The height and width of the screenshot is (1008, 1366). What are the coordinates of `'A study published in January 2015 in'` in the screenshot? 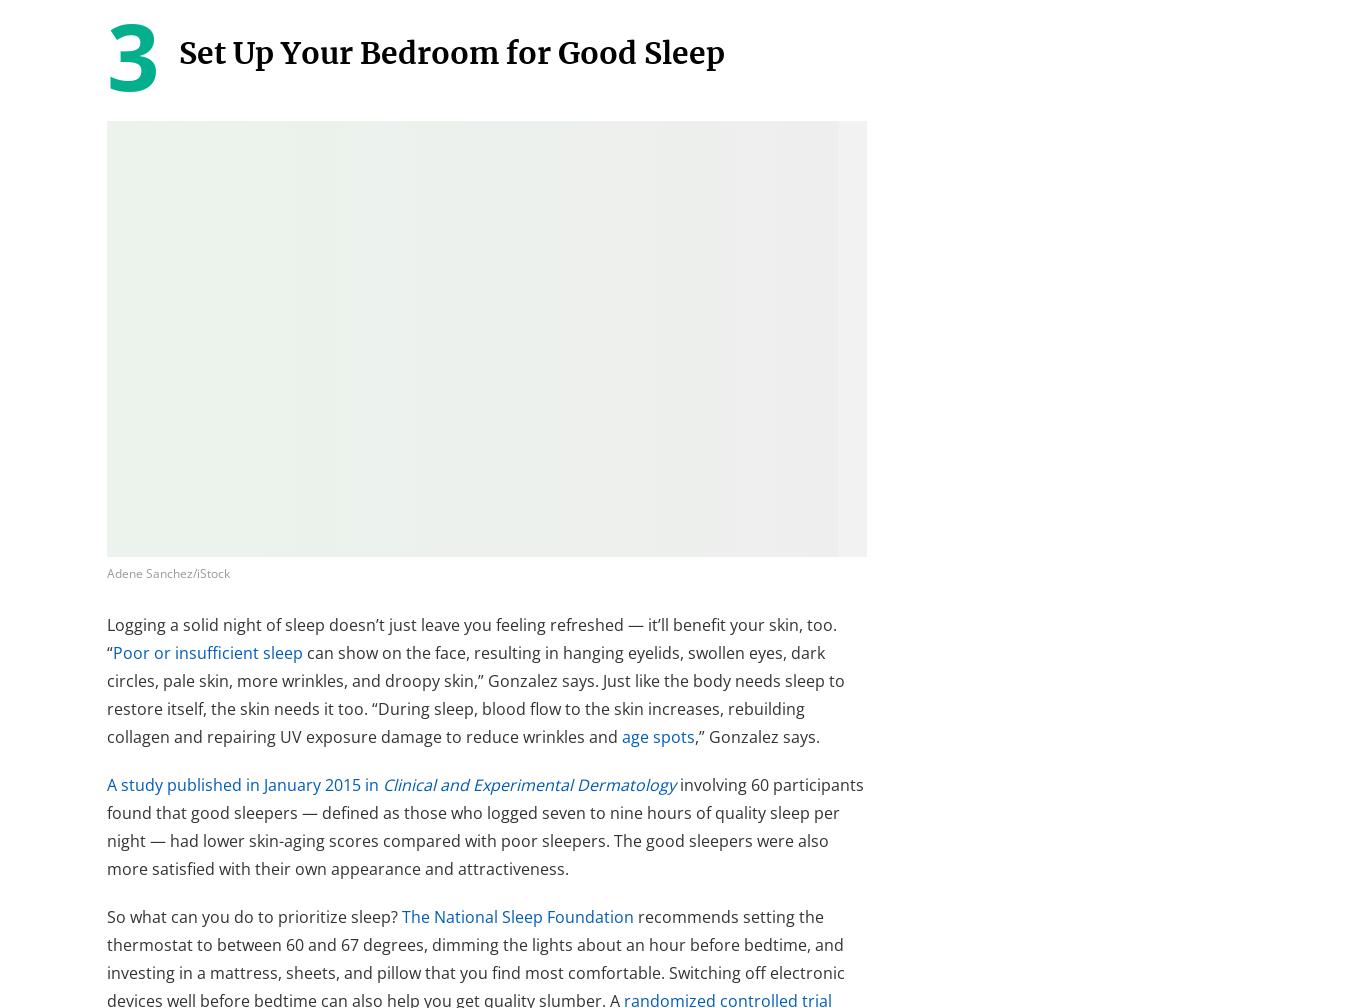 It's located at (245, 784).